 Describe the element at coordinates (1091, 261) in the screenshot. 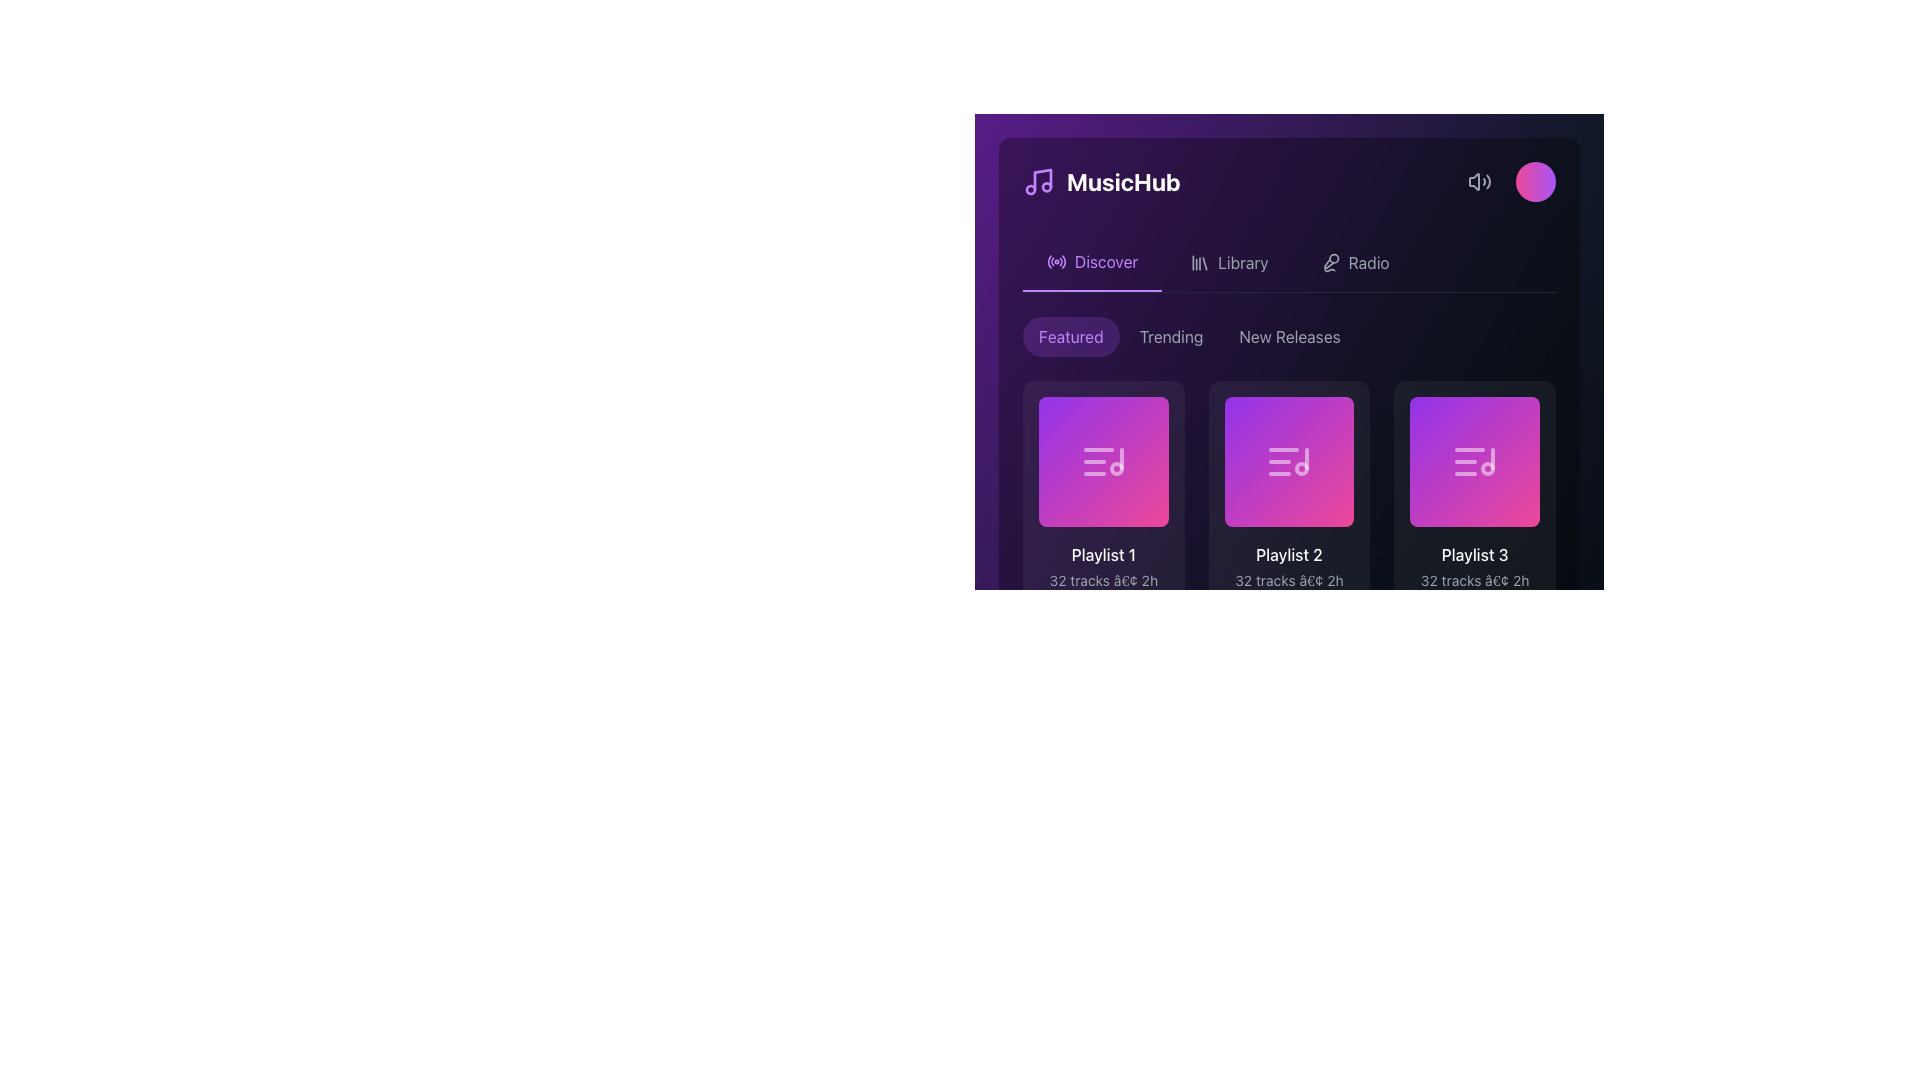

I see `the 'Discover' button located at the top of the main content area below the 'MusicHub' header` at that location.